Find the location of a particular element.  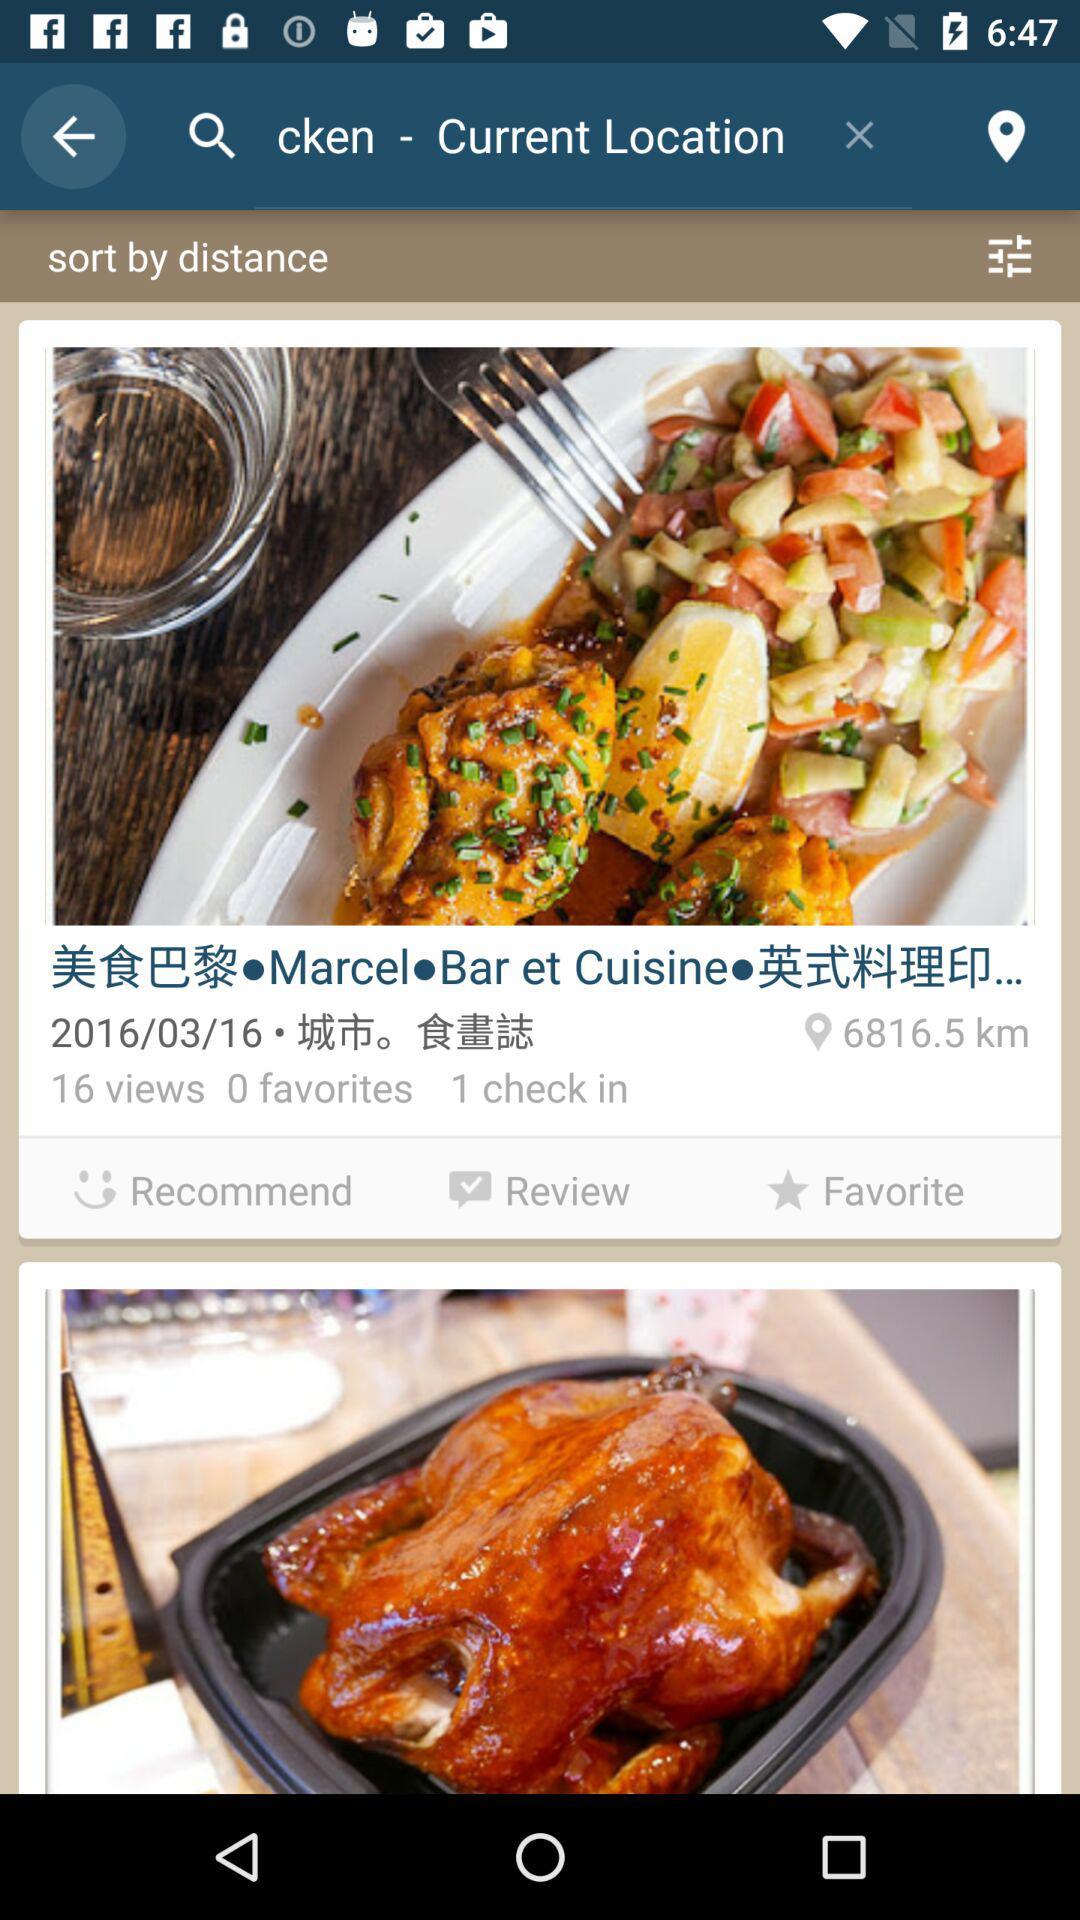

sort by distance is located at coordinates (540, 255).